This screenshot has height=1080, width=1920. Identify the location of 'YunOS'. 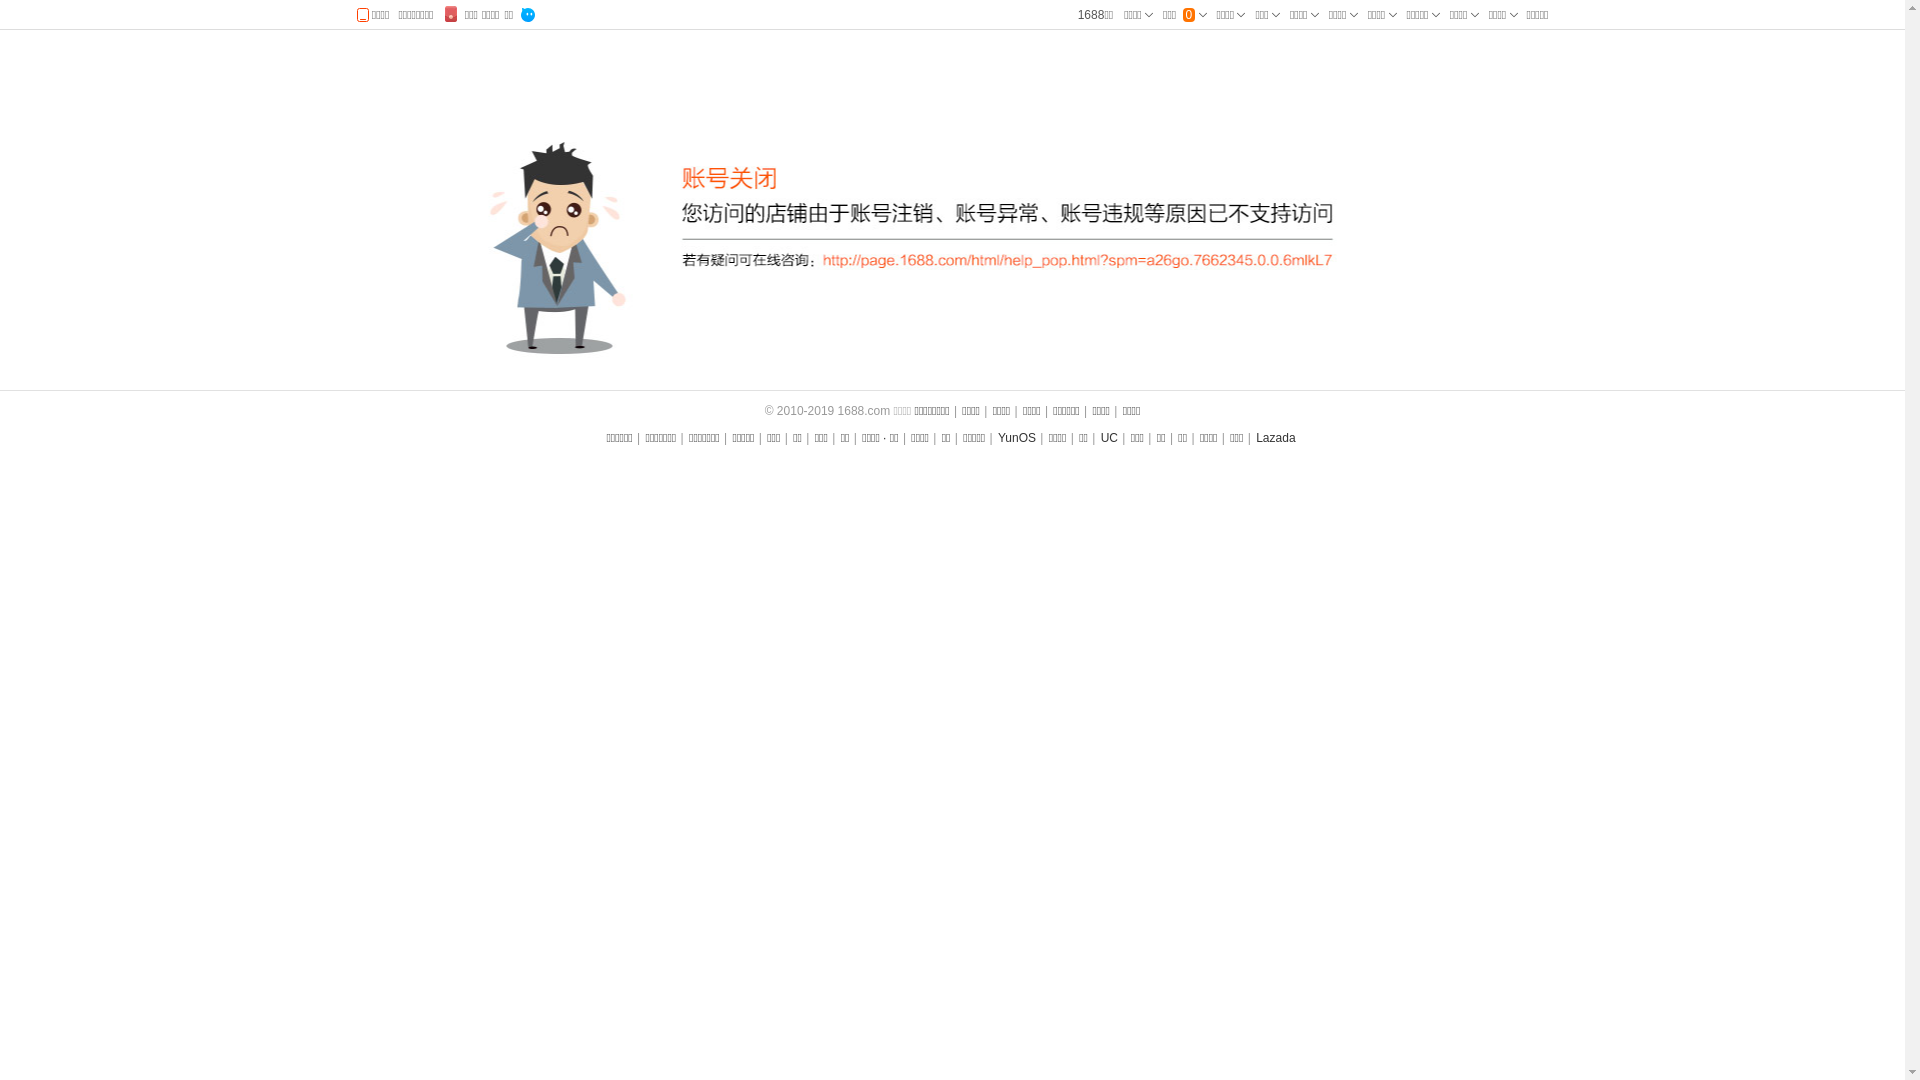
(1017, 437).